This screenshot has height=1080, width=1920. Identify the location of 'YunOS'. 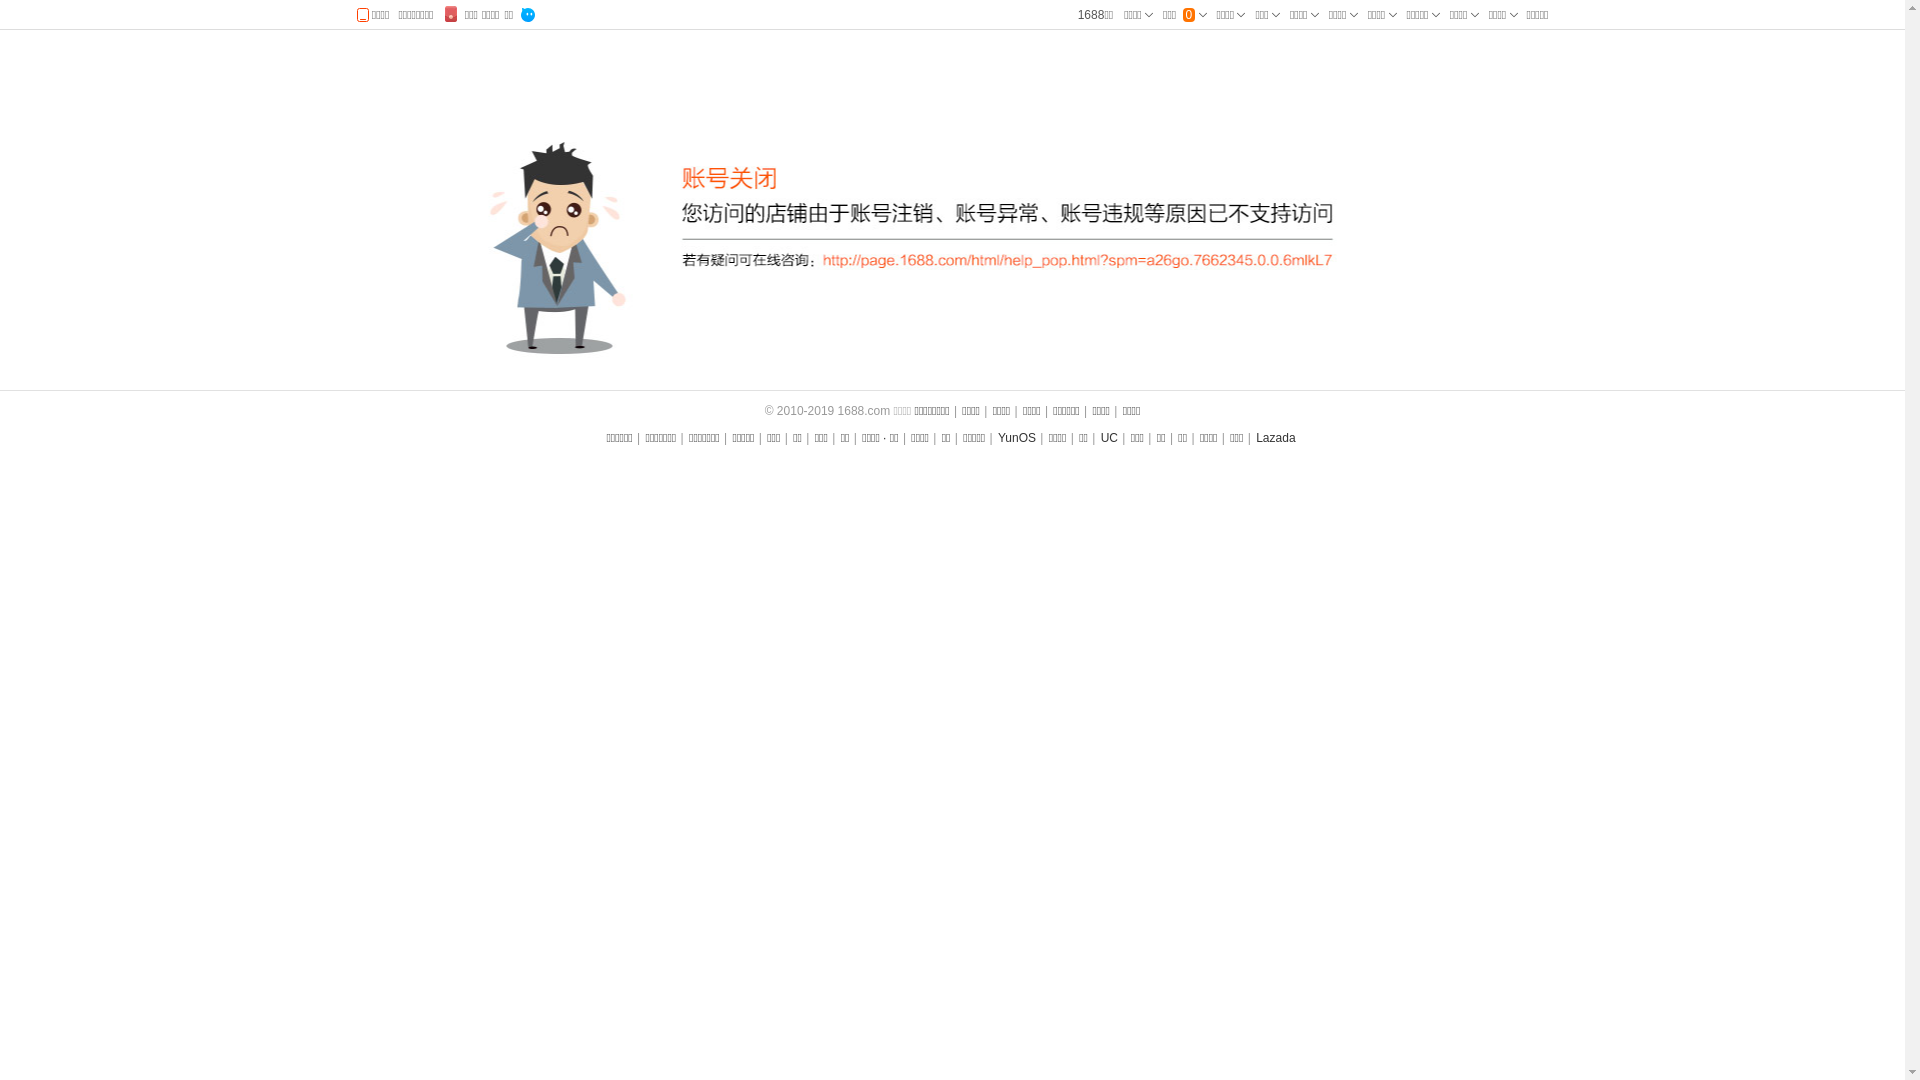
(1017, 437).